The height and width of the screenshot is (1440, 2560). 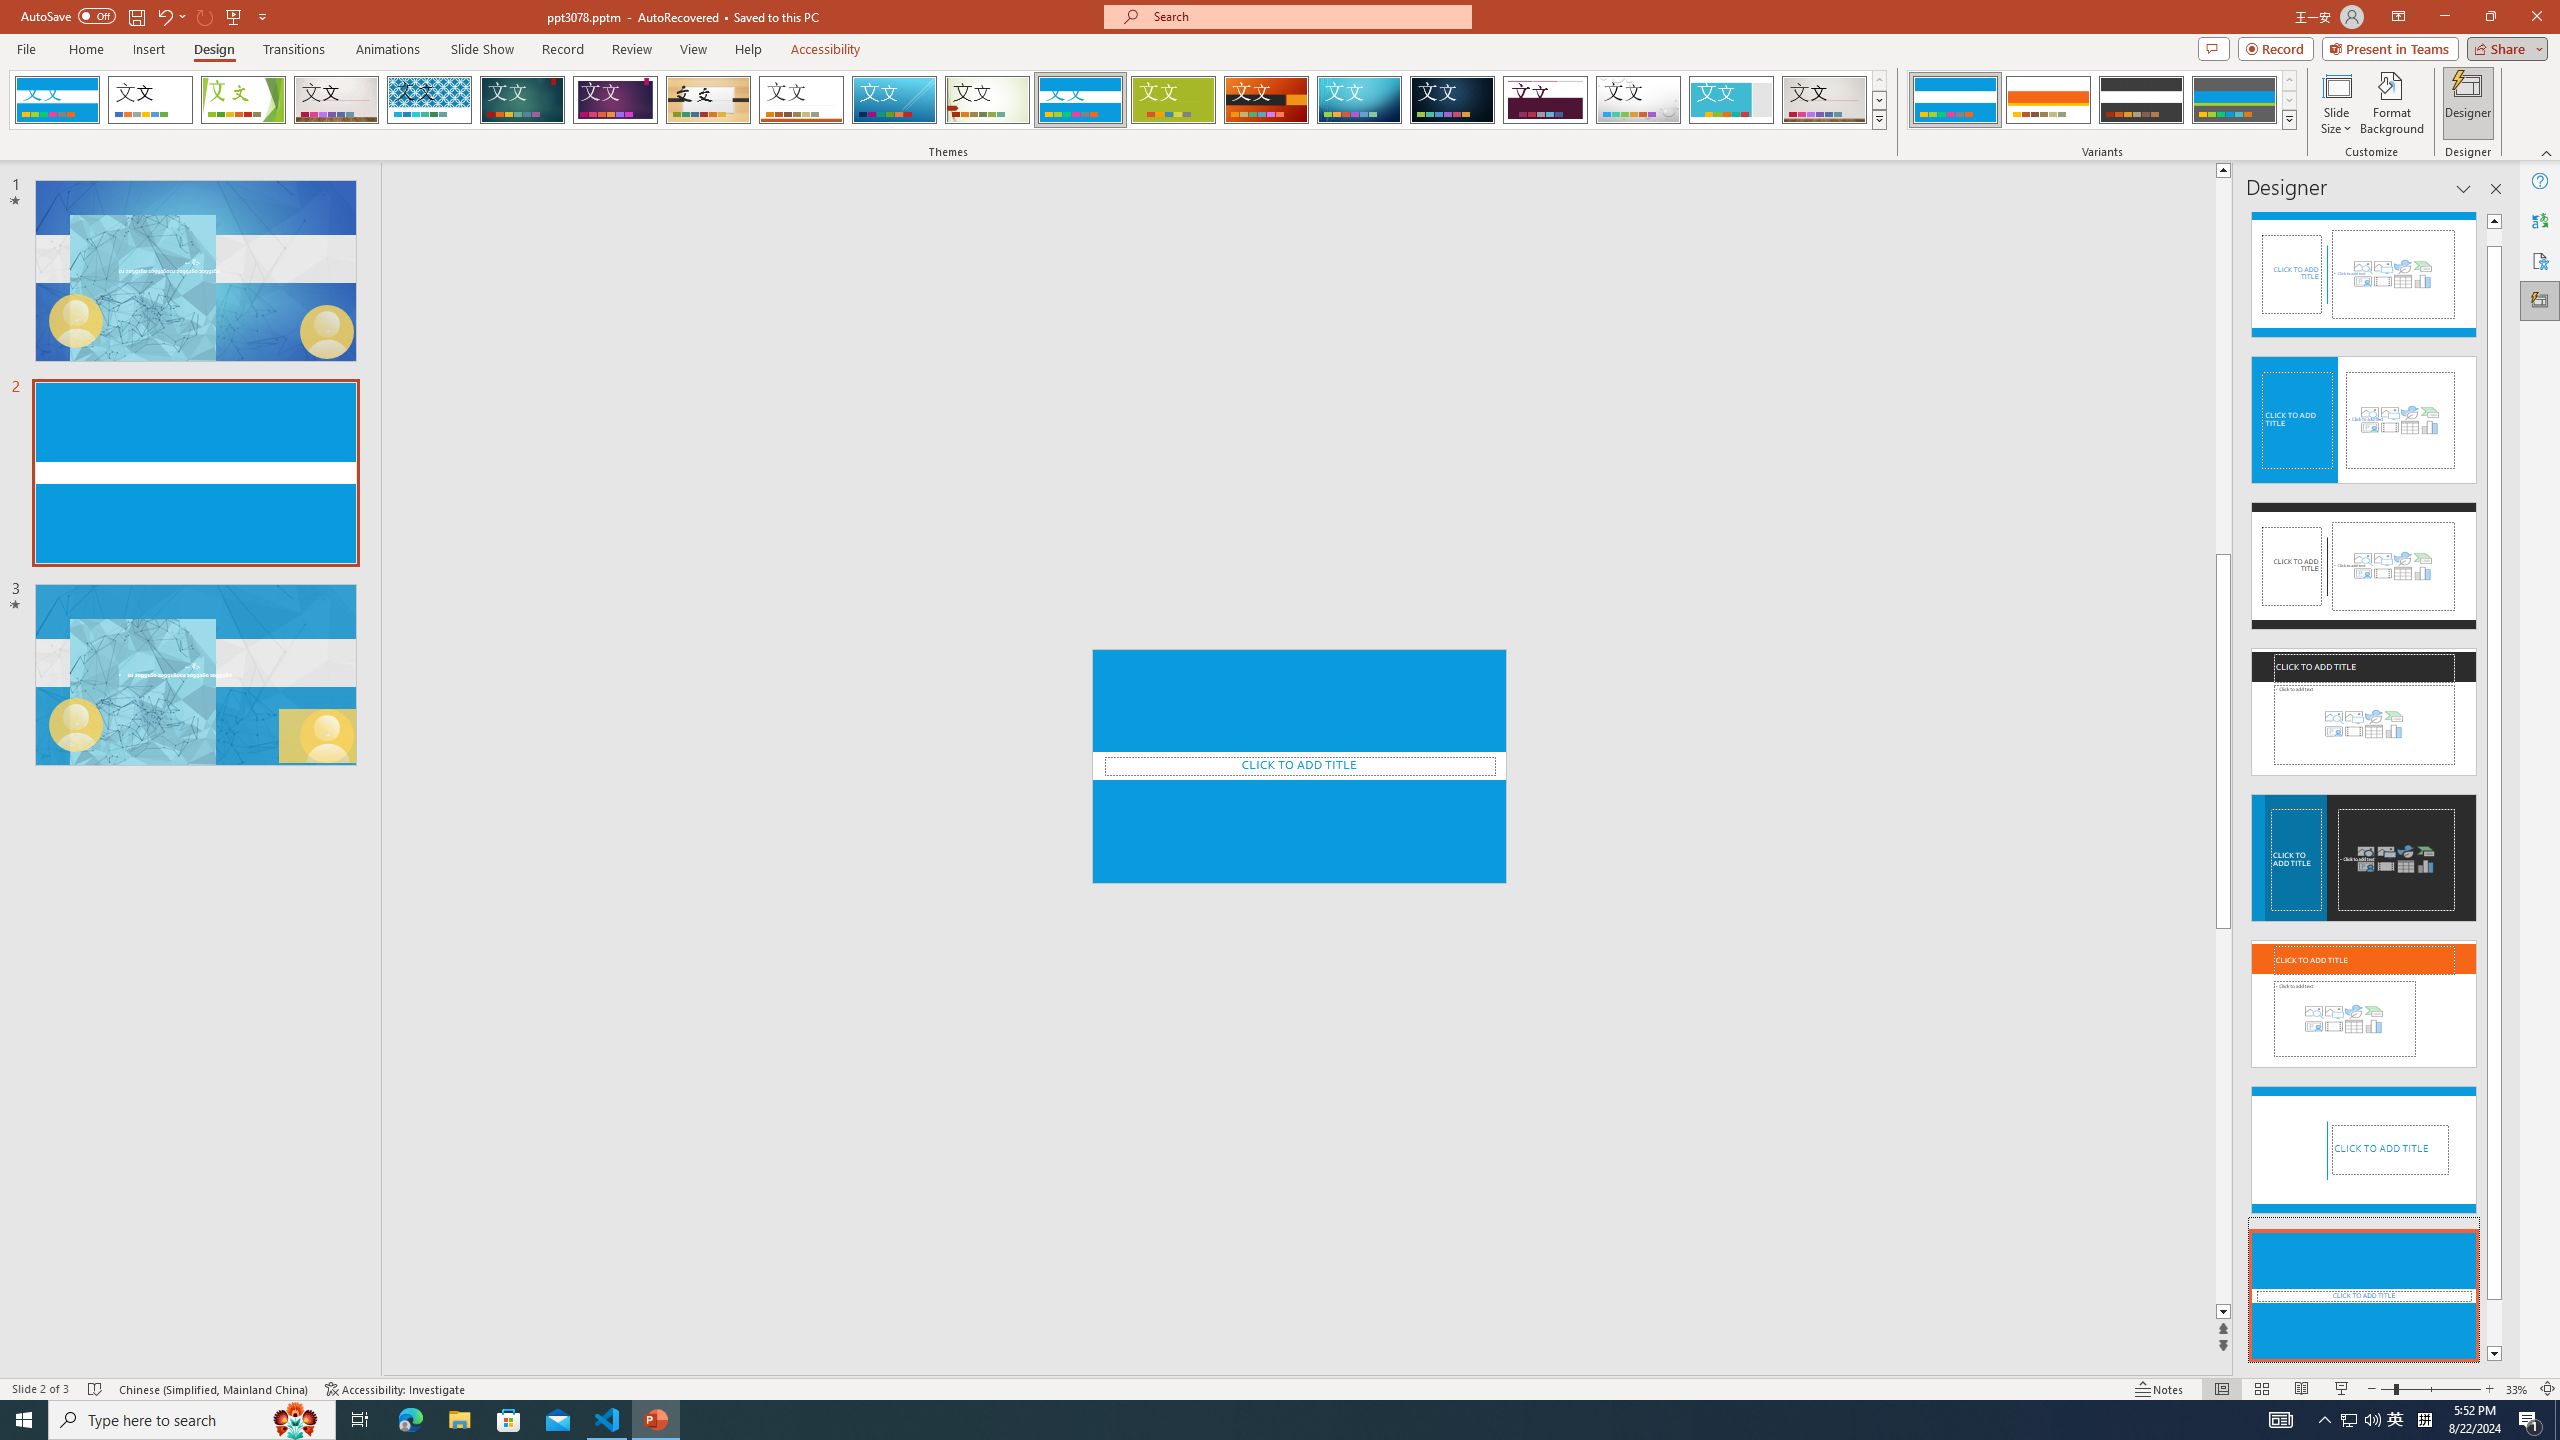 I want to click on 'Organic', so click(x=709, y=99).